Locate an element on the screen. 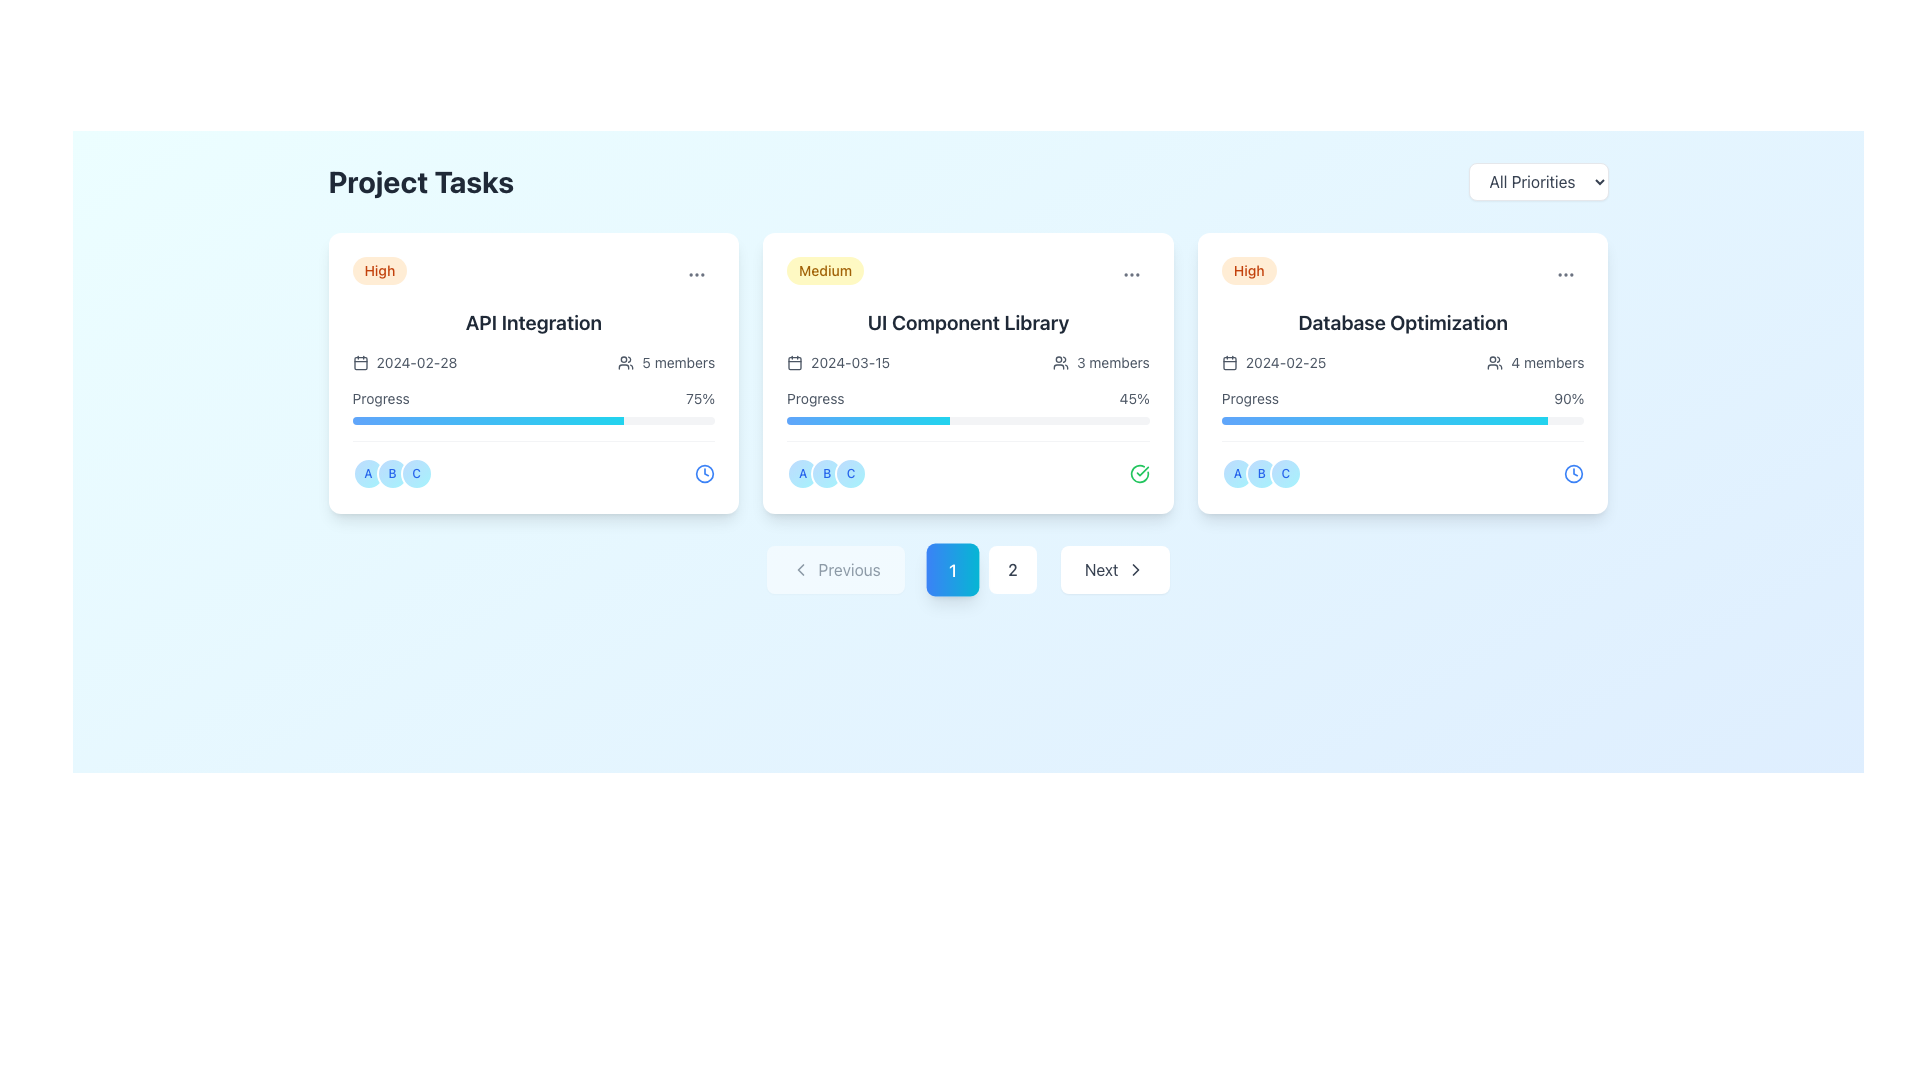 The height and width of the screenshot is (1080, 1920). second circular badge located between badges labeled 'A' and 'C' beneath the progress bar in the card labeled 'UI Component Library' is located at coordinates (827, 474).